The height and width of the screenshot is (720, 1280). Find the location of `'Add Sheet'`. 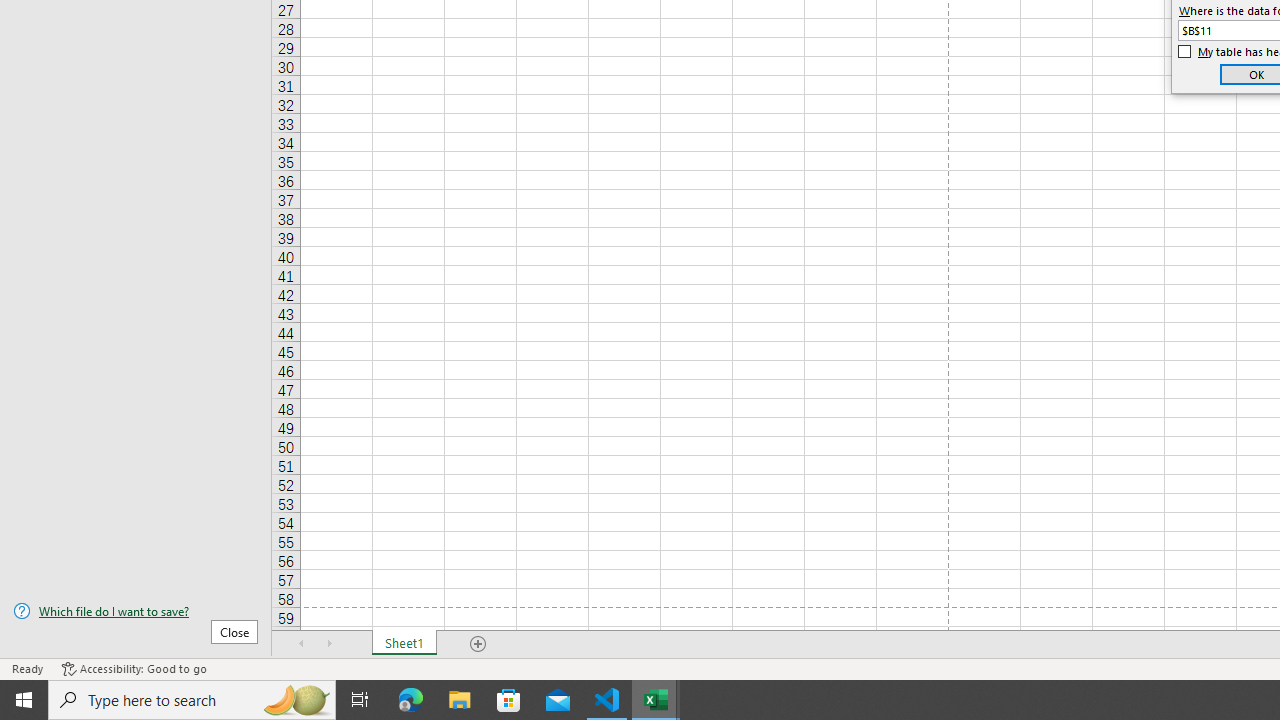

'Add Sheet' is located at coordinates (477, 644).